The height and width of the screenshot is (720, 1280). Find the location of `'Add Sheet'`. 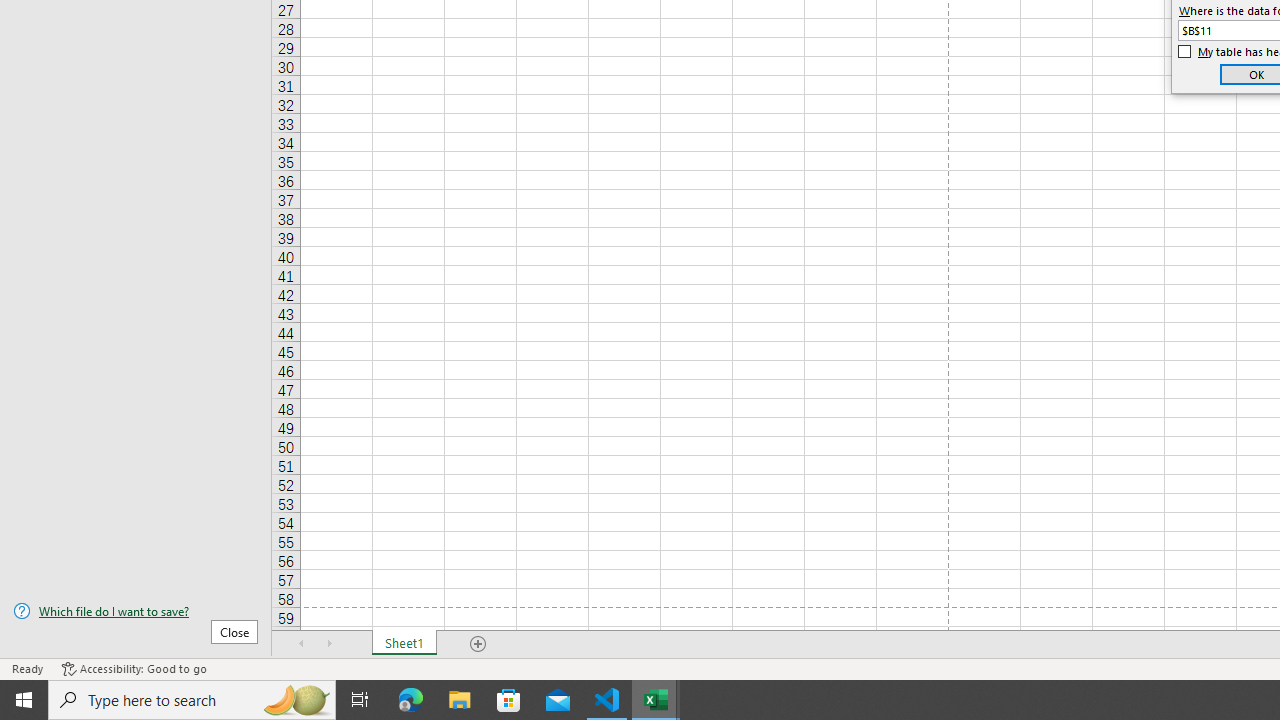

'Add Sheet' is located at coordinates (477, 644).